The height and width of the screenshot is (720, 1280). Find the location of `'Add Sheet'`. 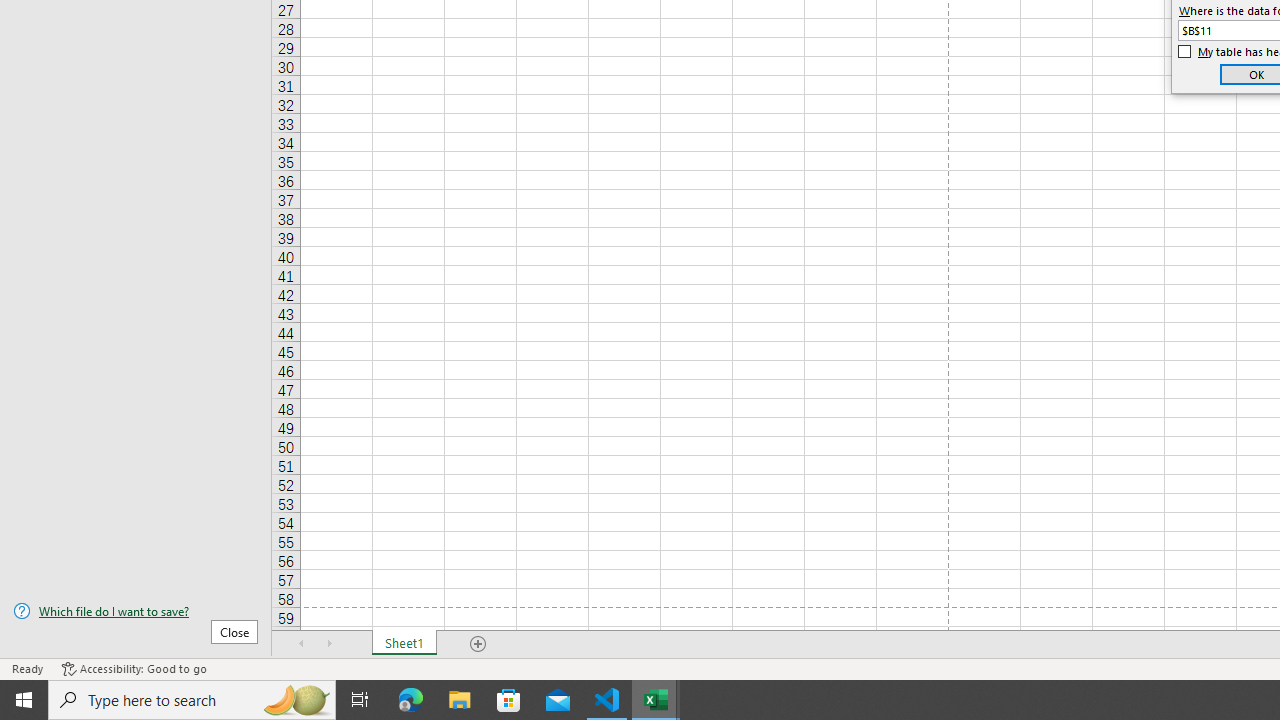

'Add Sheet' is located at coordinates (477, 644).